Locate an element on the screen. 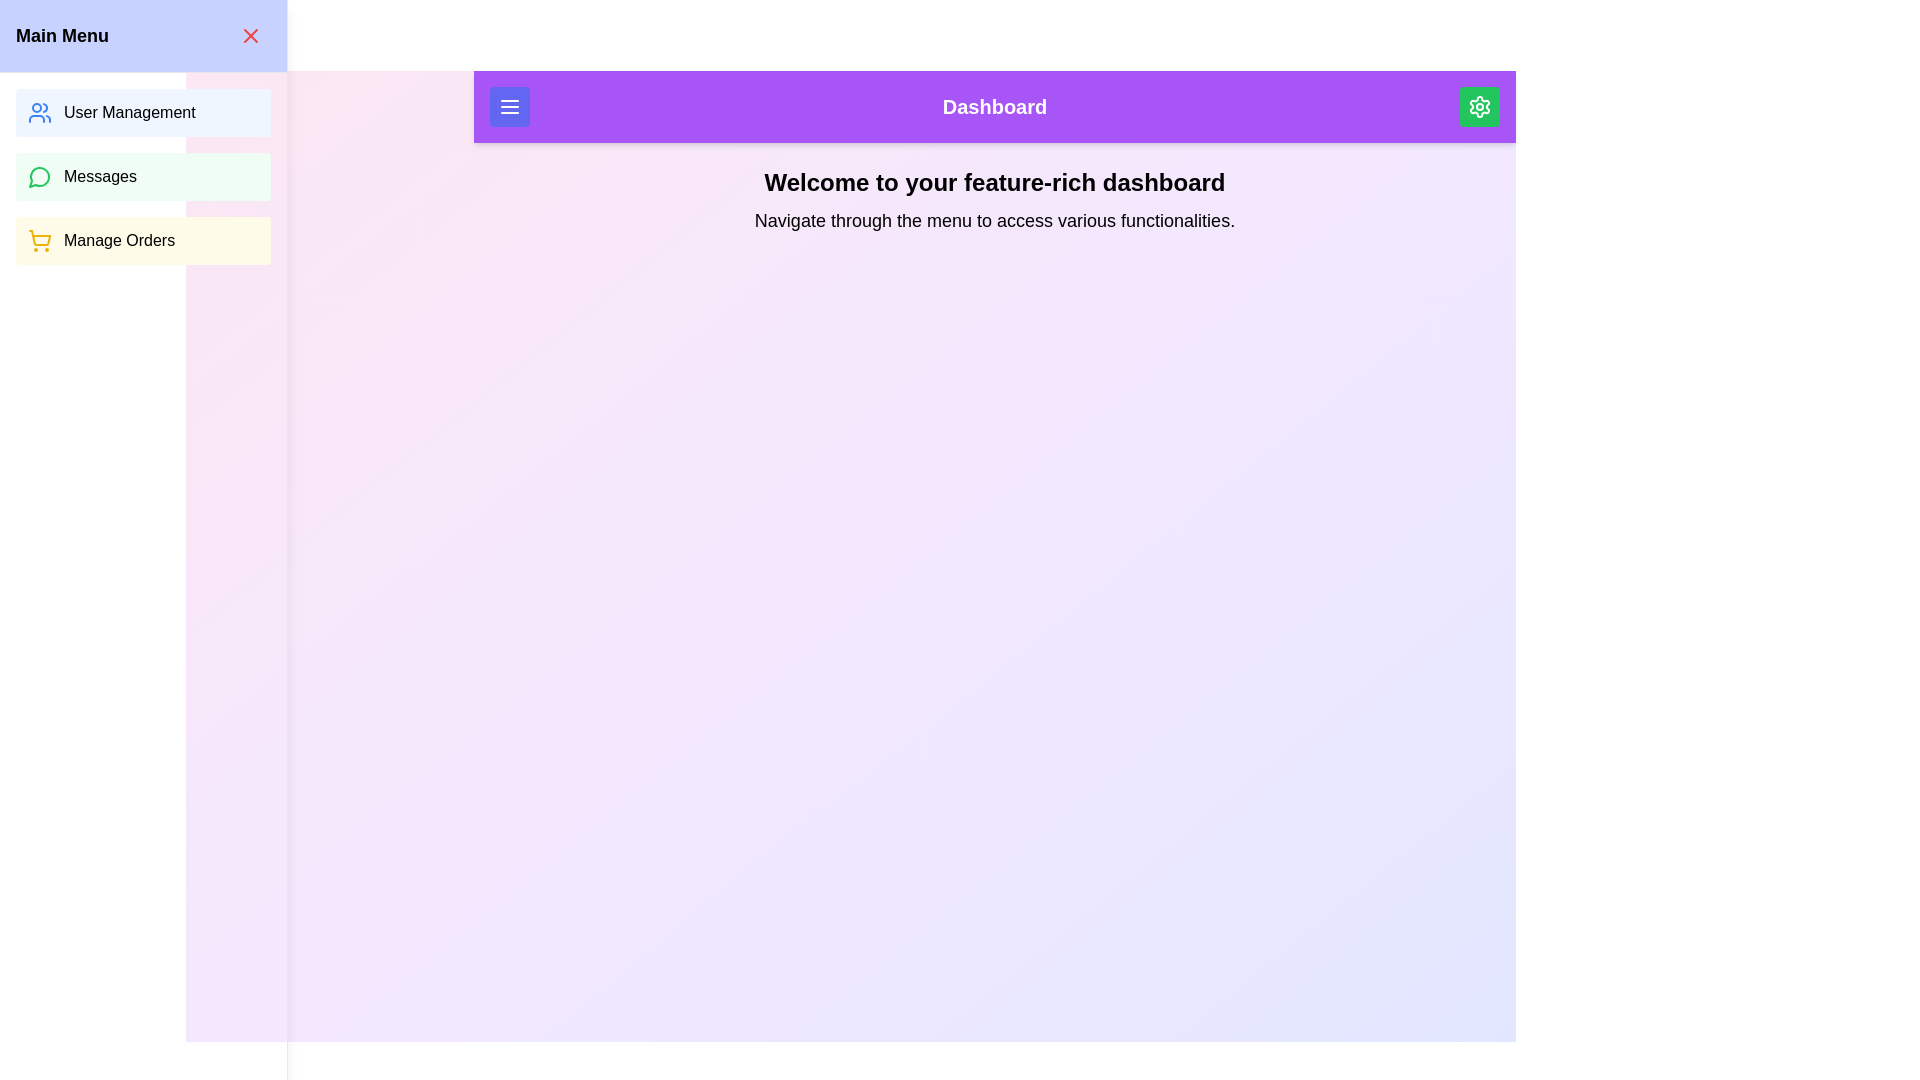 Image resolution: width=1920 pixels, height=1080 pixels. the green circular button with a white gear icon located at the top right side of the purple bar labeled 'Dashboard' is located at coordinates (1479, 107).